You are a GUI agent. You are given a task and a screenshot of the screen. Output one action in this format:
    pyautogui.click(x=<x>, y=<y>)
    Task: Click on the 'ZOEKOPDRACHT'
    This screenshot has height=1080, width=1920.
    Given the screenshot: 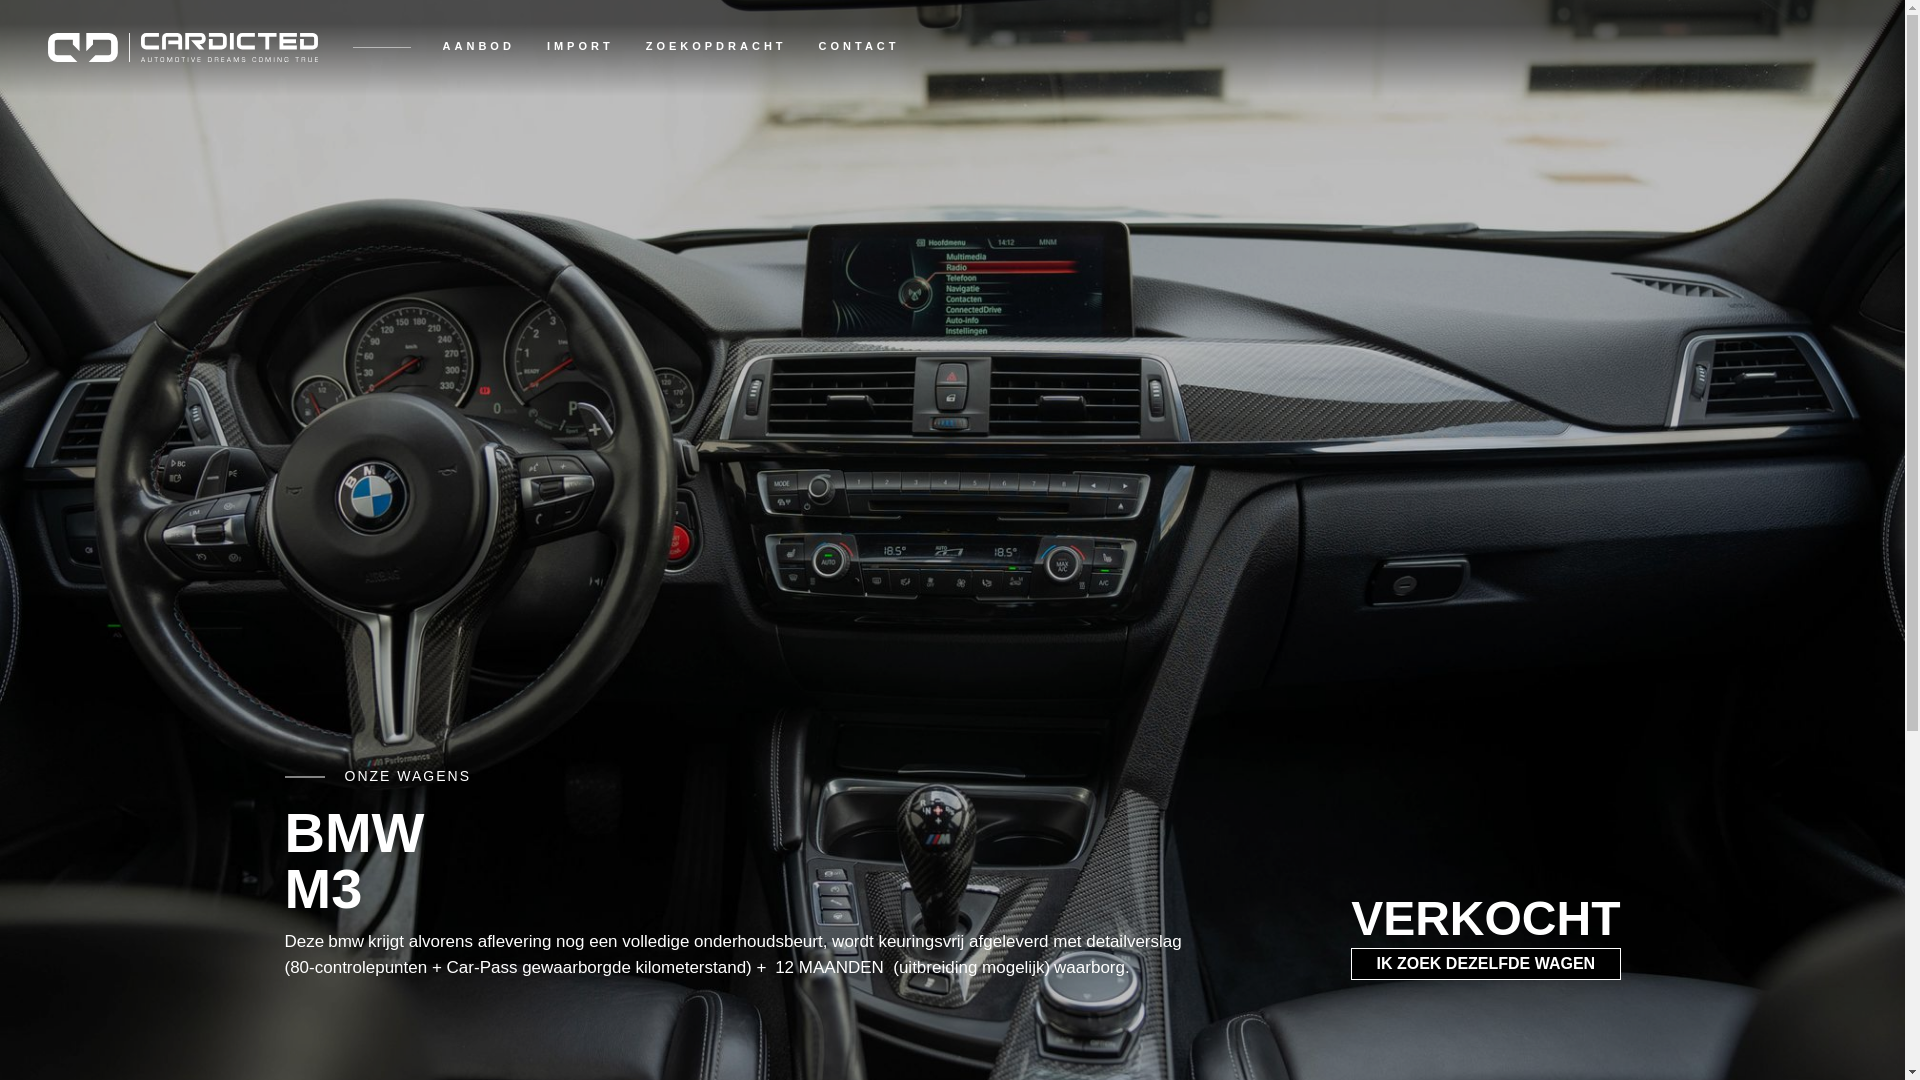 What is the action you would take?
    pyautogui.click(x=716, y=46)
    